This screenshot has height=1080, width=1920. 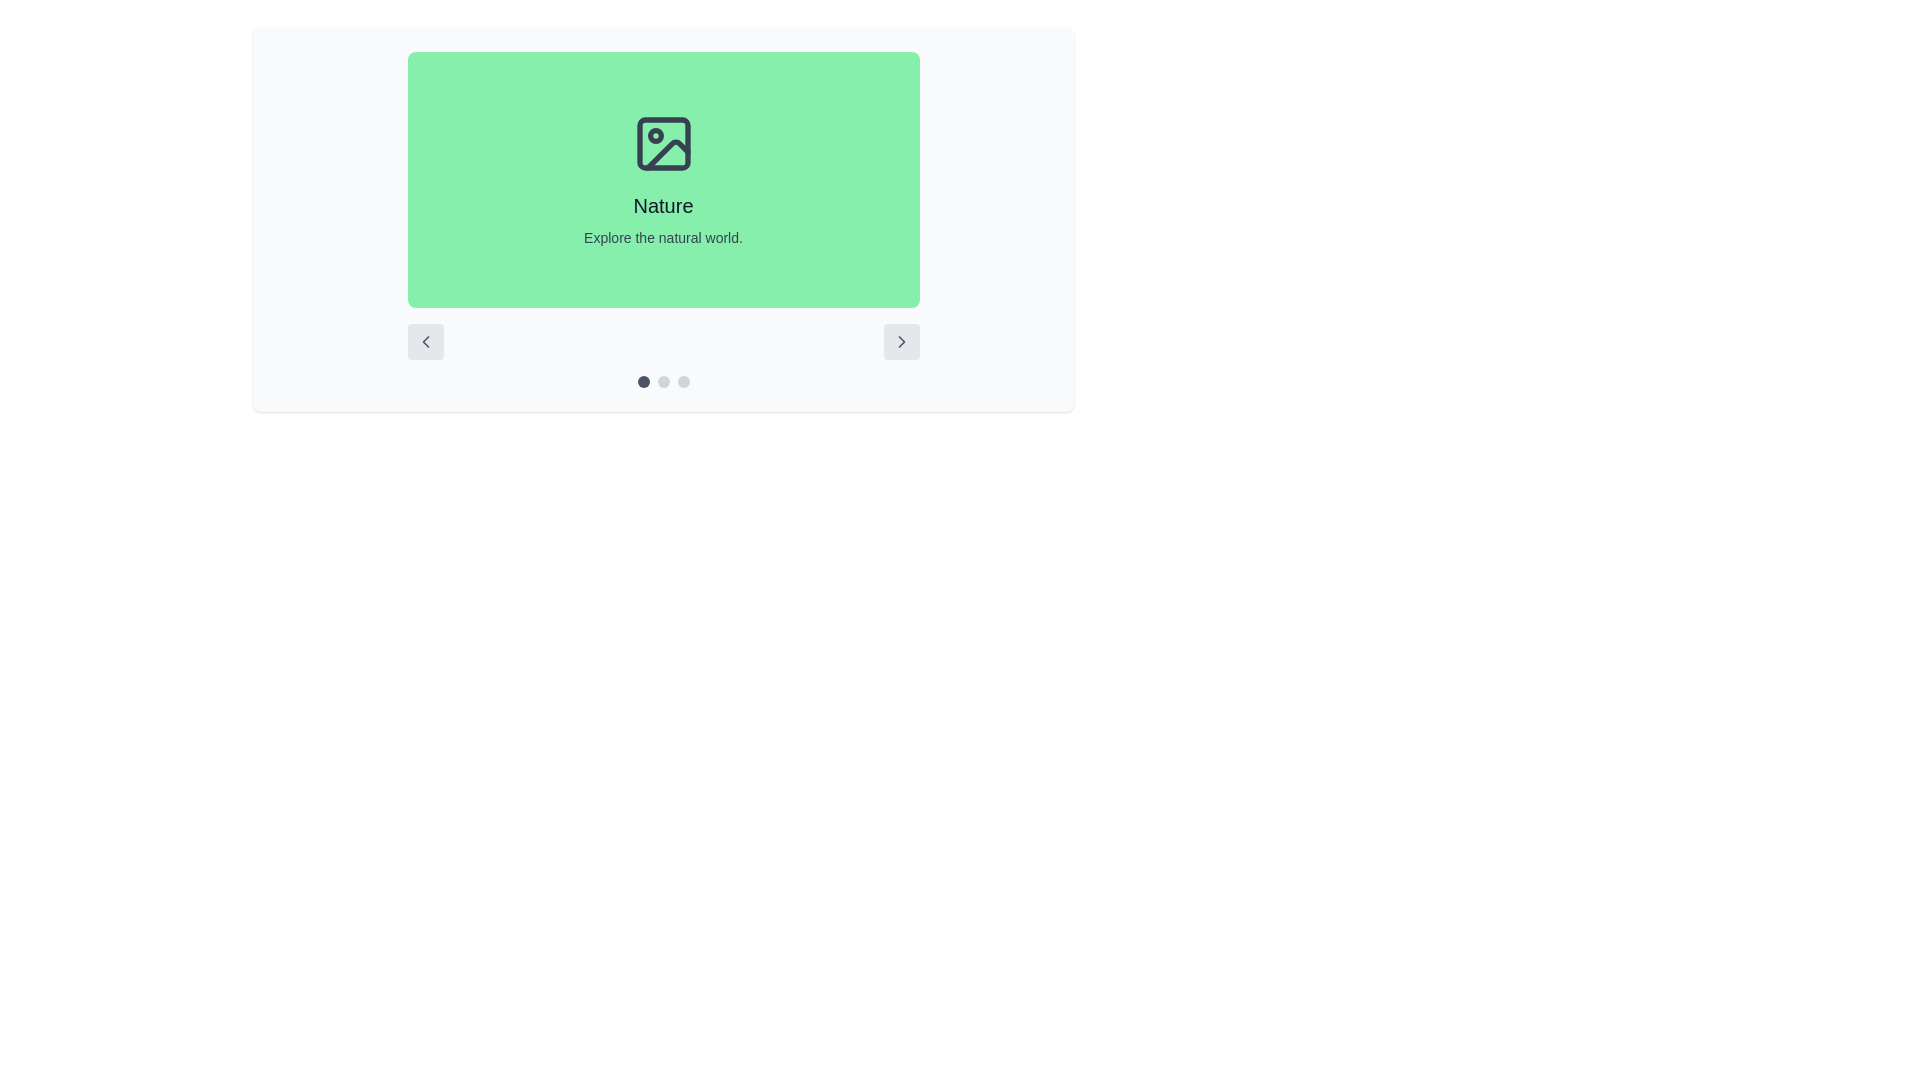 What do you see at coordinates (900, 341) in the screenshot?
I see `the rightward arrow button with a light gray background to receive visual feedback` at bounding box center [900, 341].